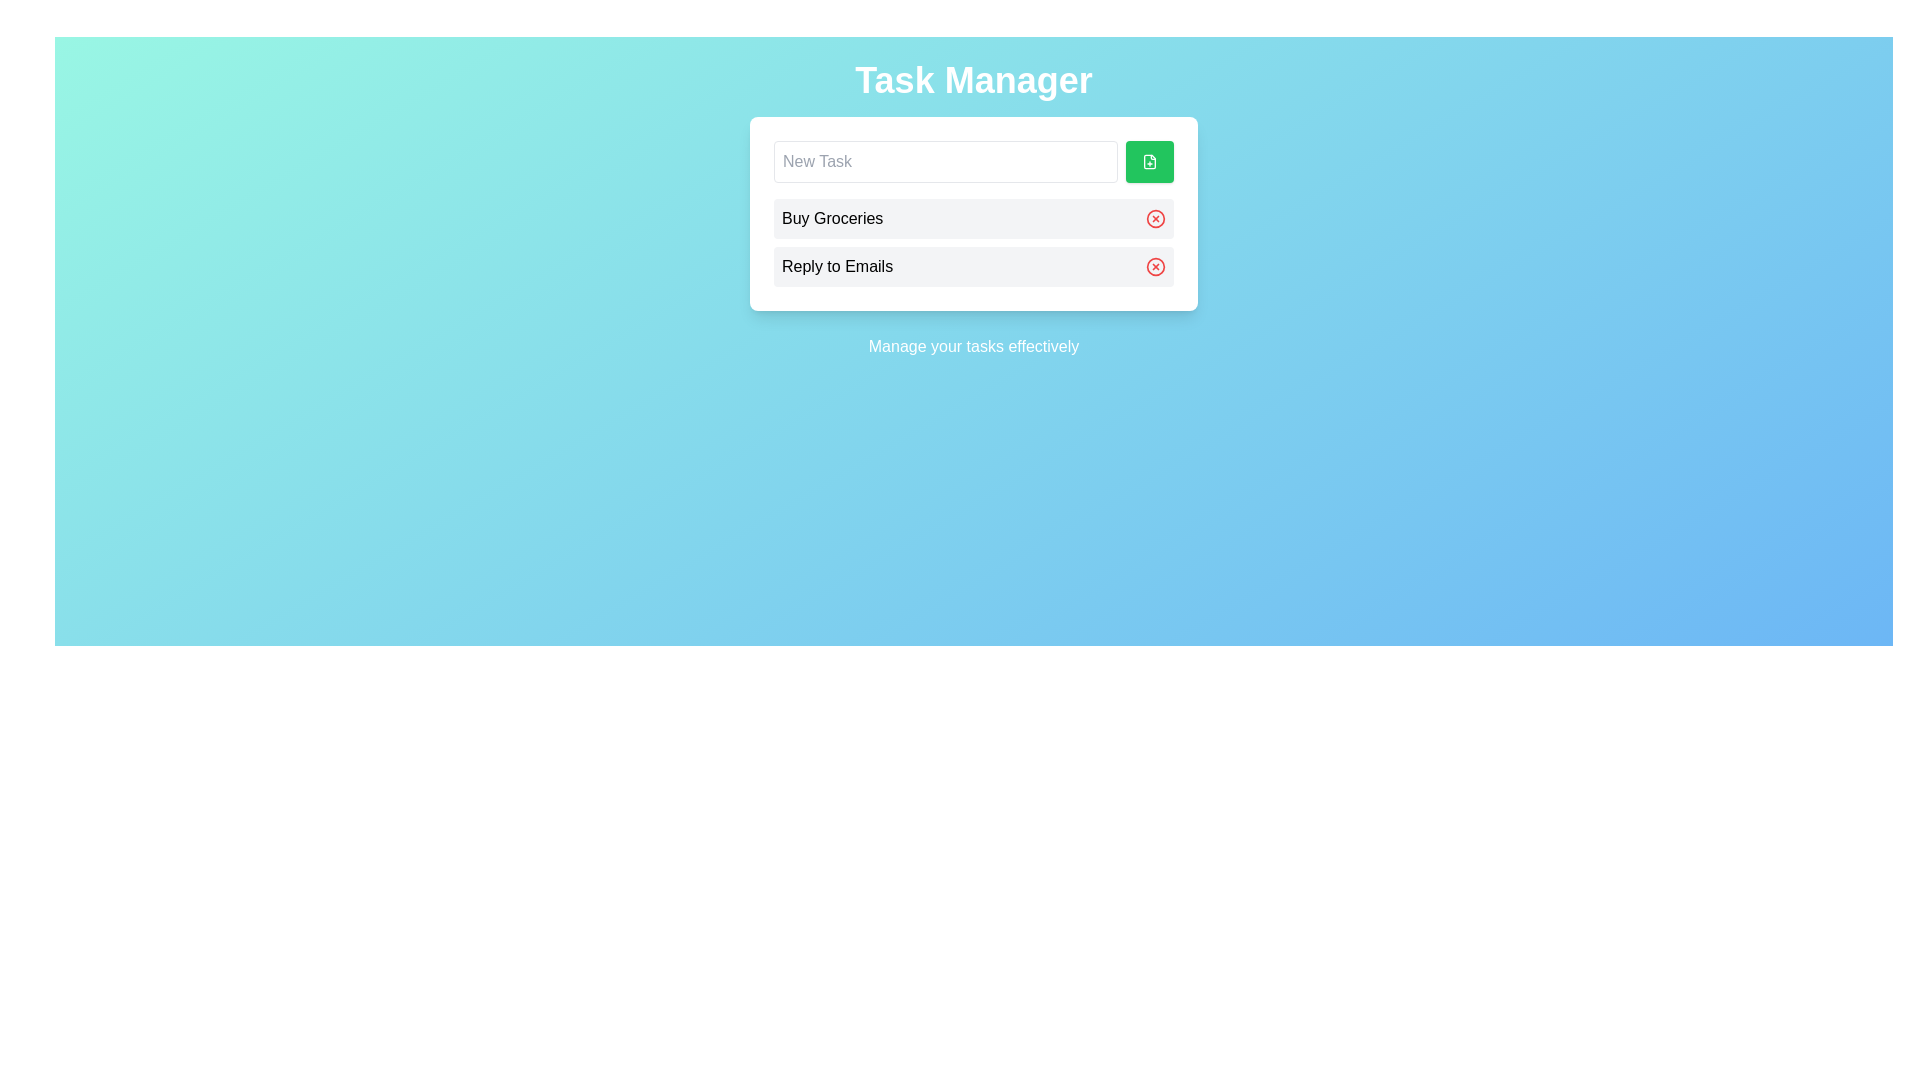  I want to click on the file icon with a green background and a plus symbol, located on the right of the input field in the Task Manager interface, so click(1150, 161).